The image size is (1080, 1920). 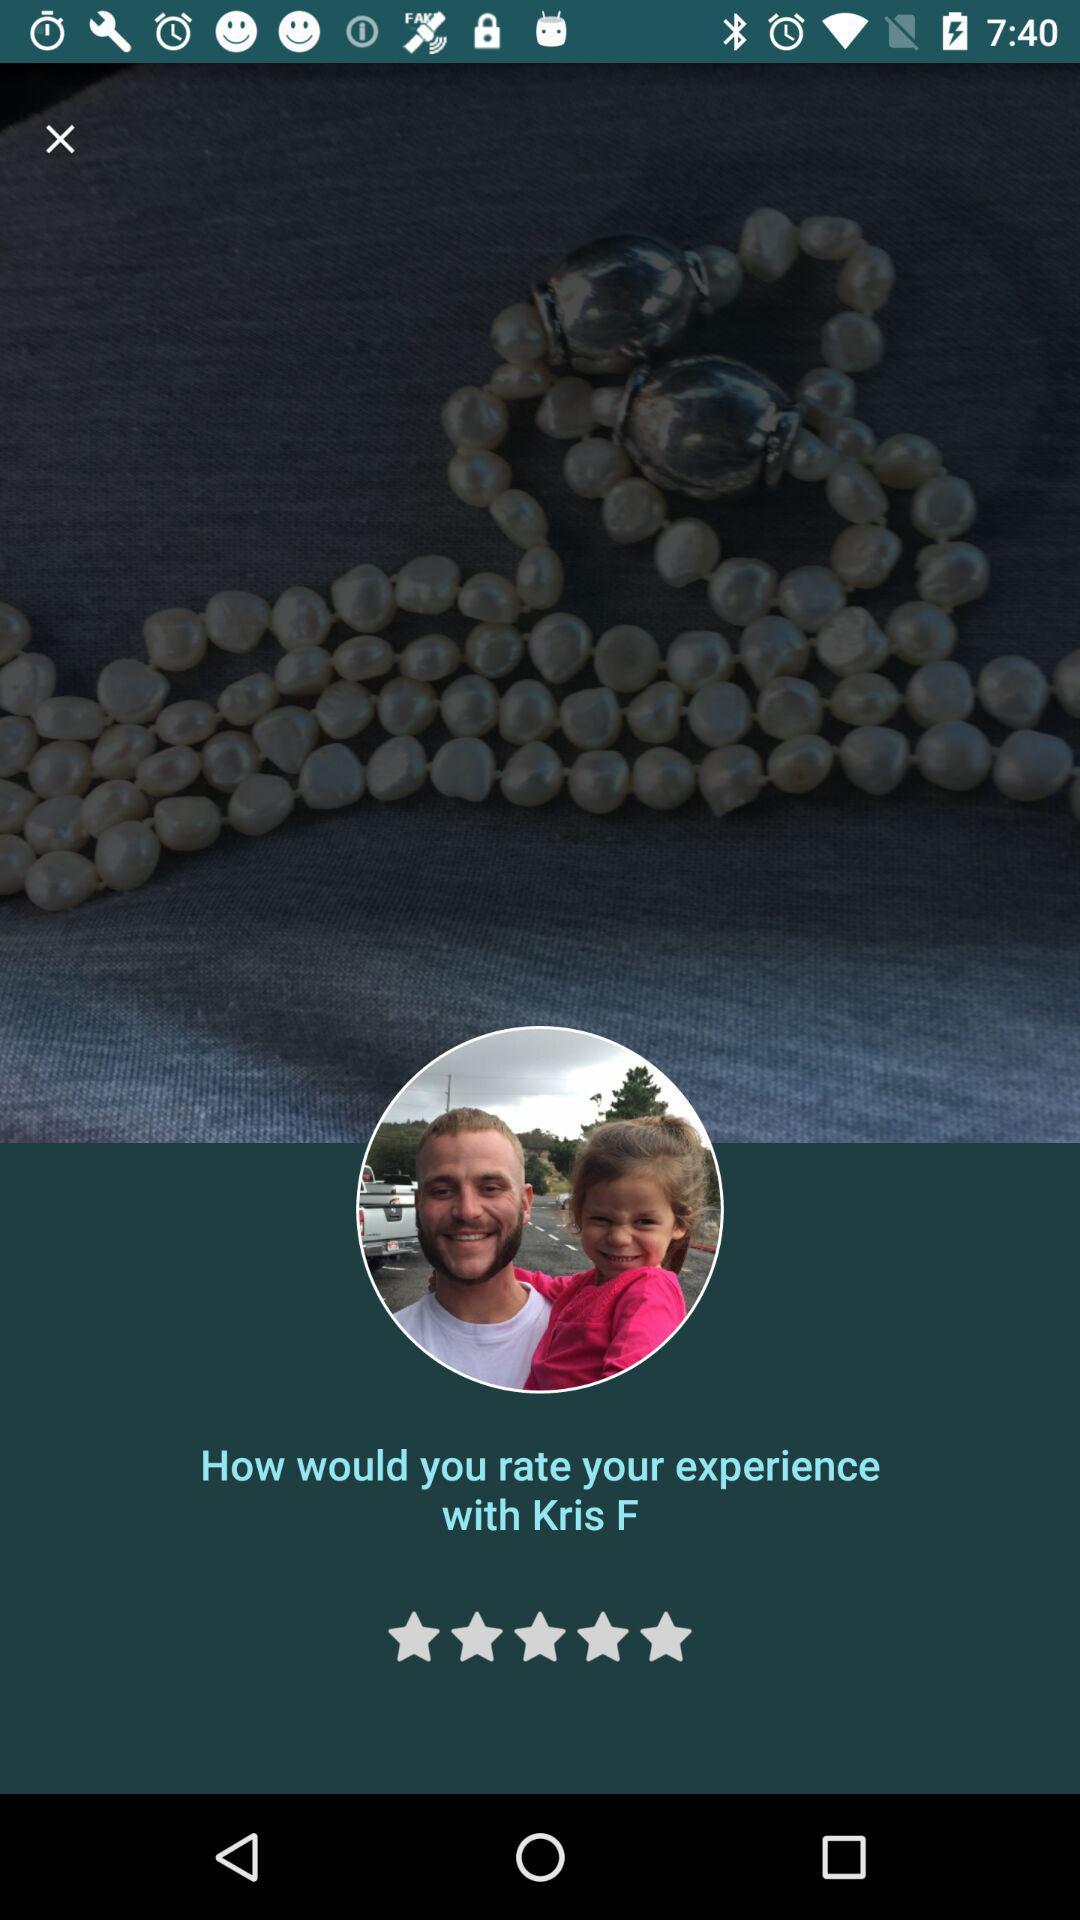 I want to click on give a grade, so click(x=540, y=1636).